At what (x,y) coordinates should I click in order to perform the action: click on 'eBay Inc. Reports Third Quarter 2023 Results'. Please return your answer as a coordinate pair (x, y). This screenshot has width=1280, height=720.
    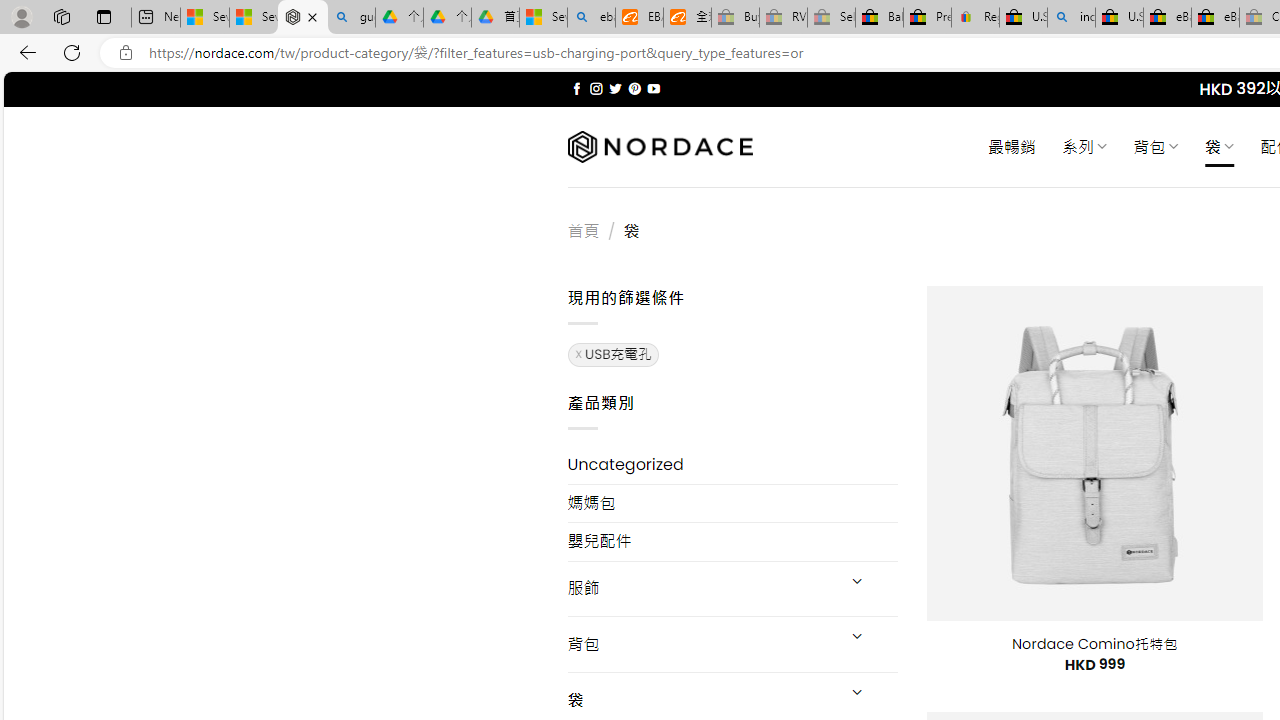
    Looking at the image, I should click on (1214, 17).